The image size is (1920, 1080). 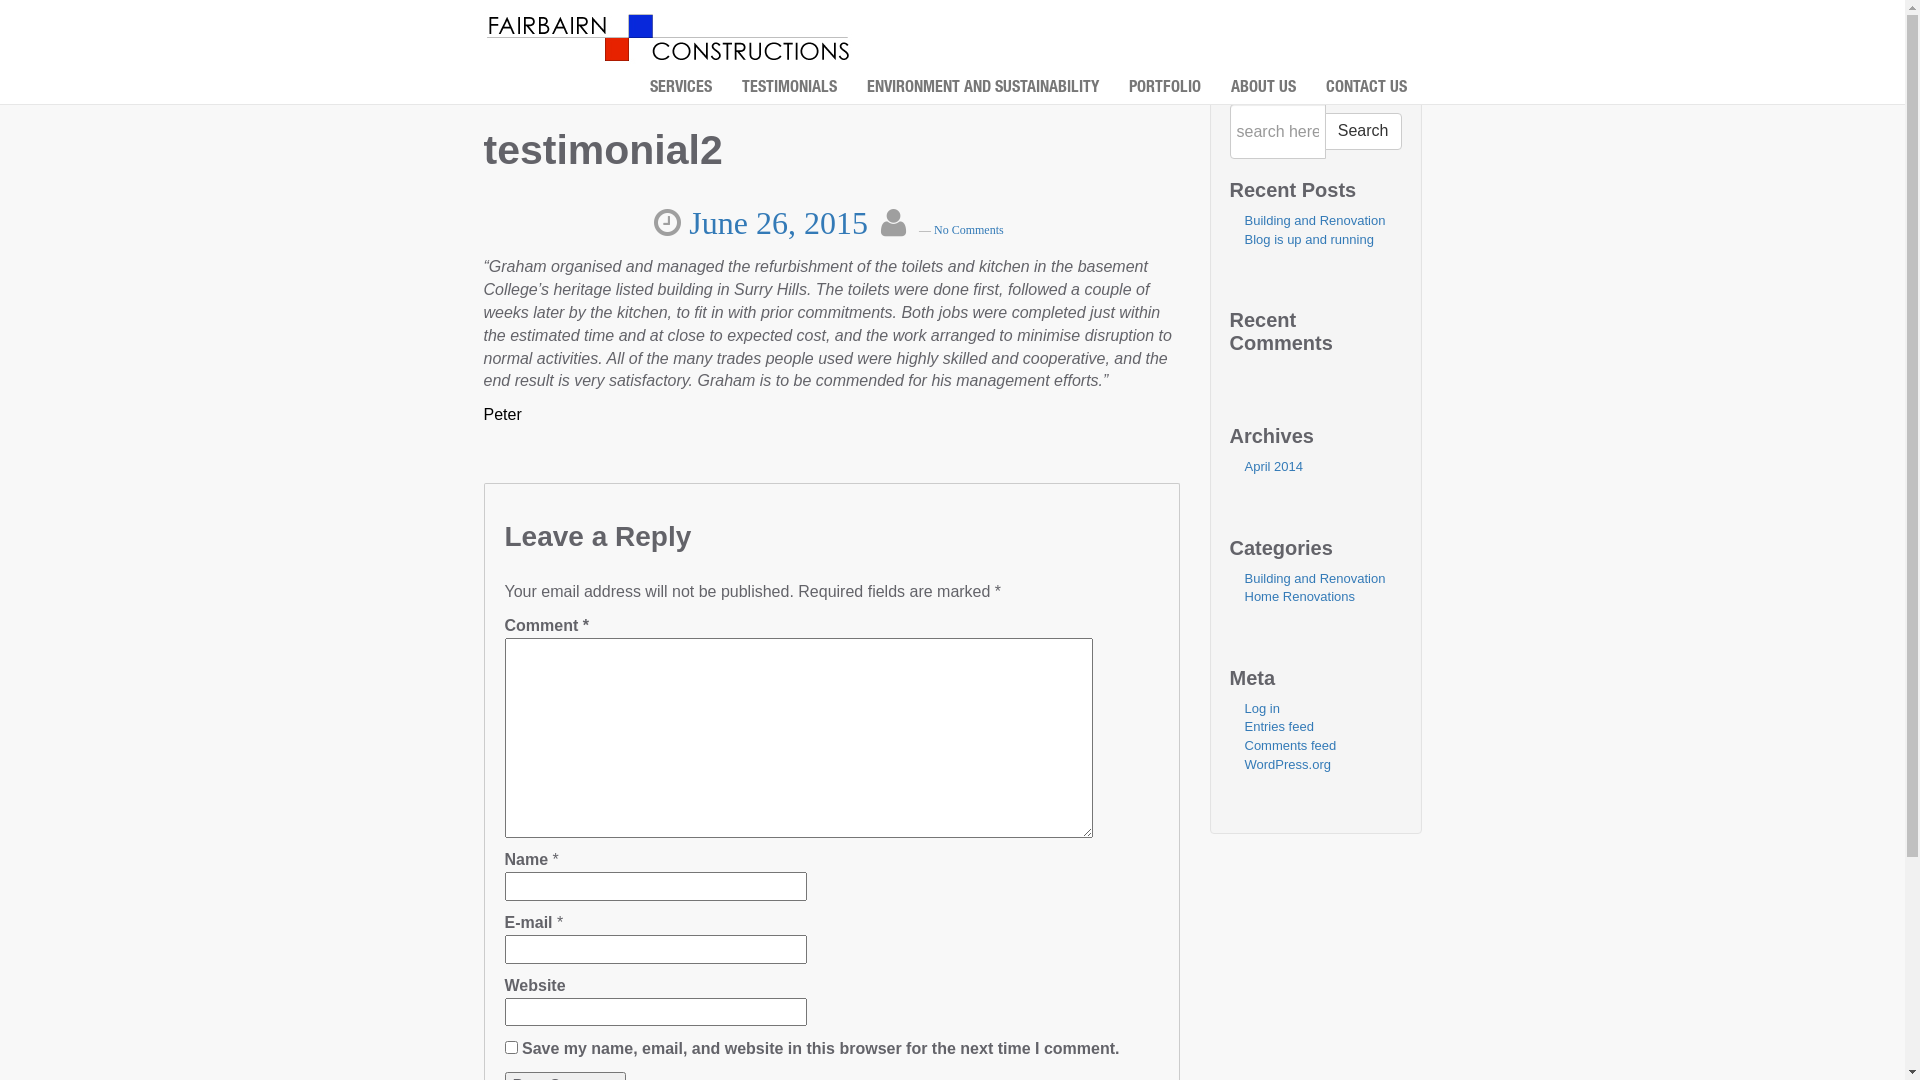 I want to click on 'Home Renovations', so click(x=1299, y=595).